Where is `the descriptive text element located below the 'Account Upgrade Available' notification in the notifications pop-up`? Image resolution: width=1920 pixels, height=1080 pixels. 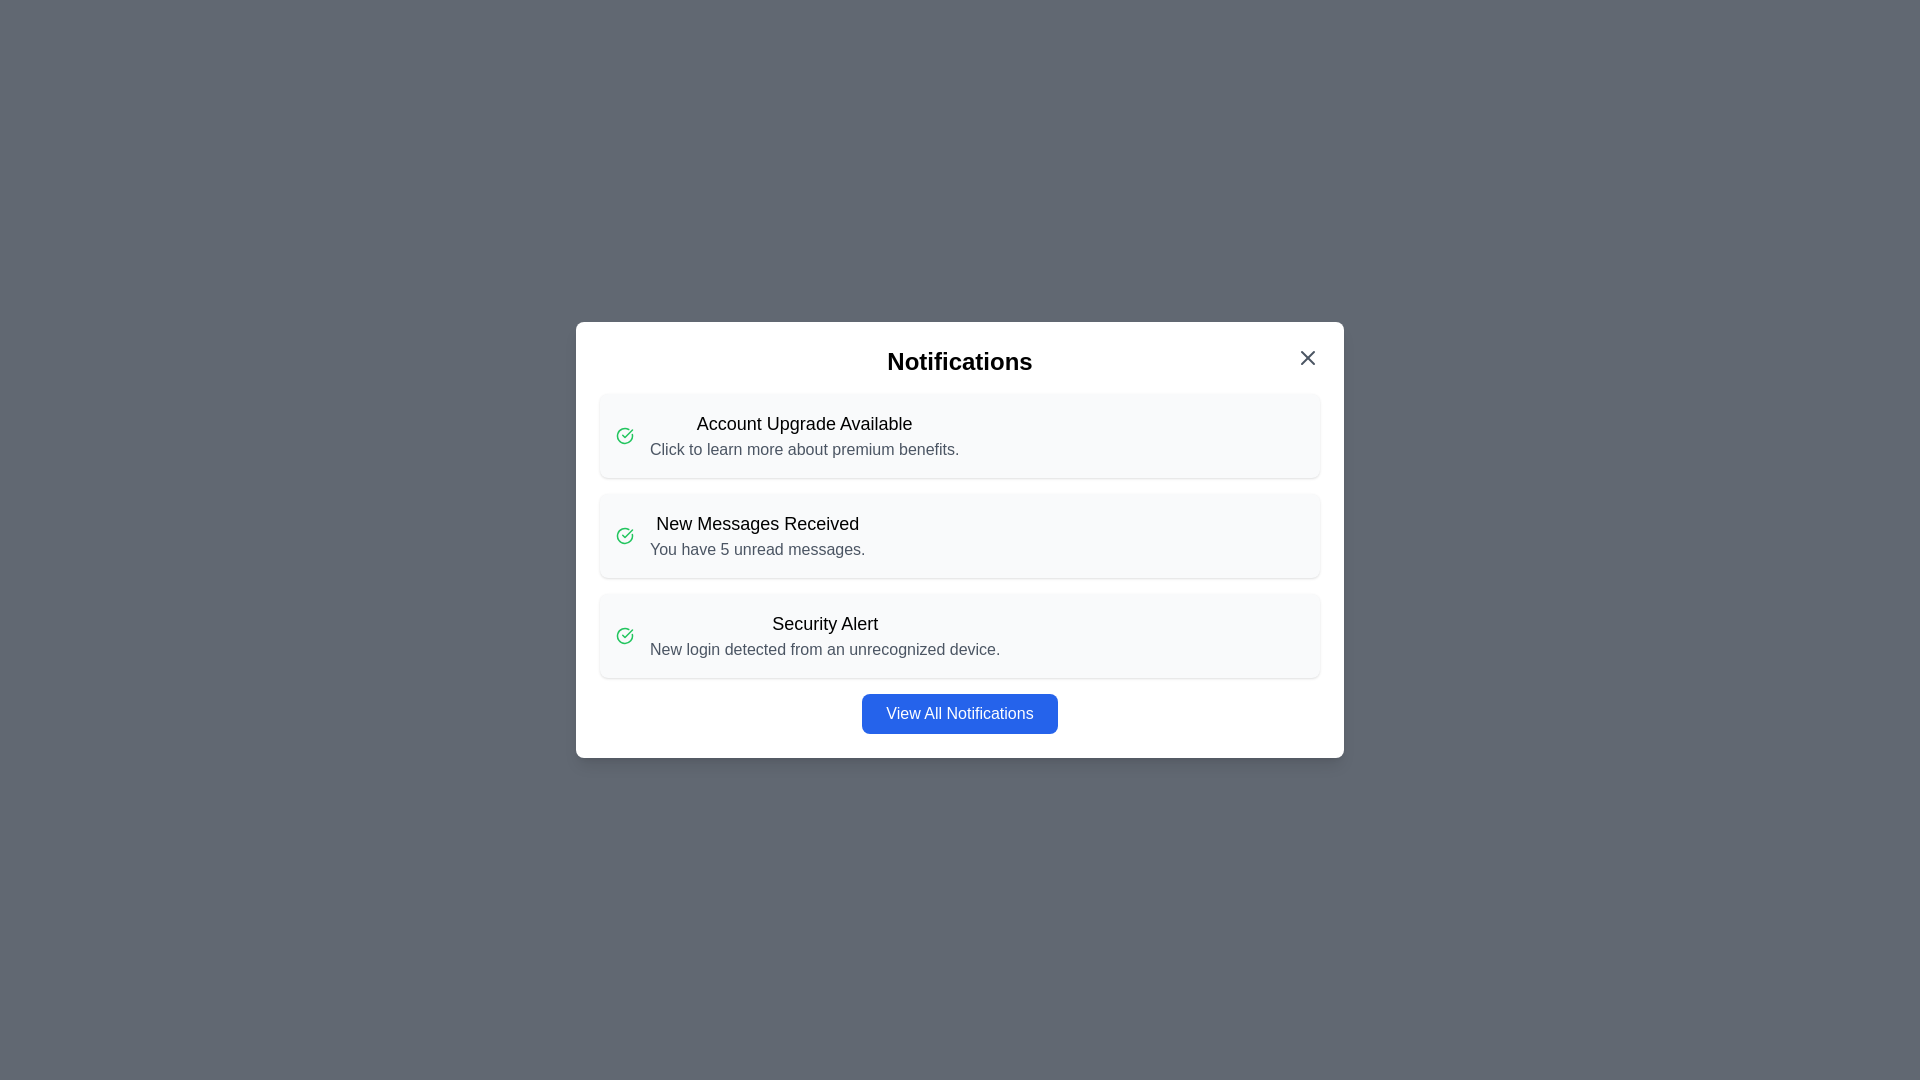 the descriptive text element located below the 'Account Upgrade Available' notification in the notifications pop-up is located at coordinates (804, 450).